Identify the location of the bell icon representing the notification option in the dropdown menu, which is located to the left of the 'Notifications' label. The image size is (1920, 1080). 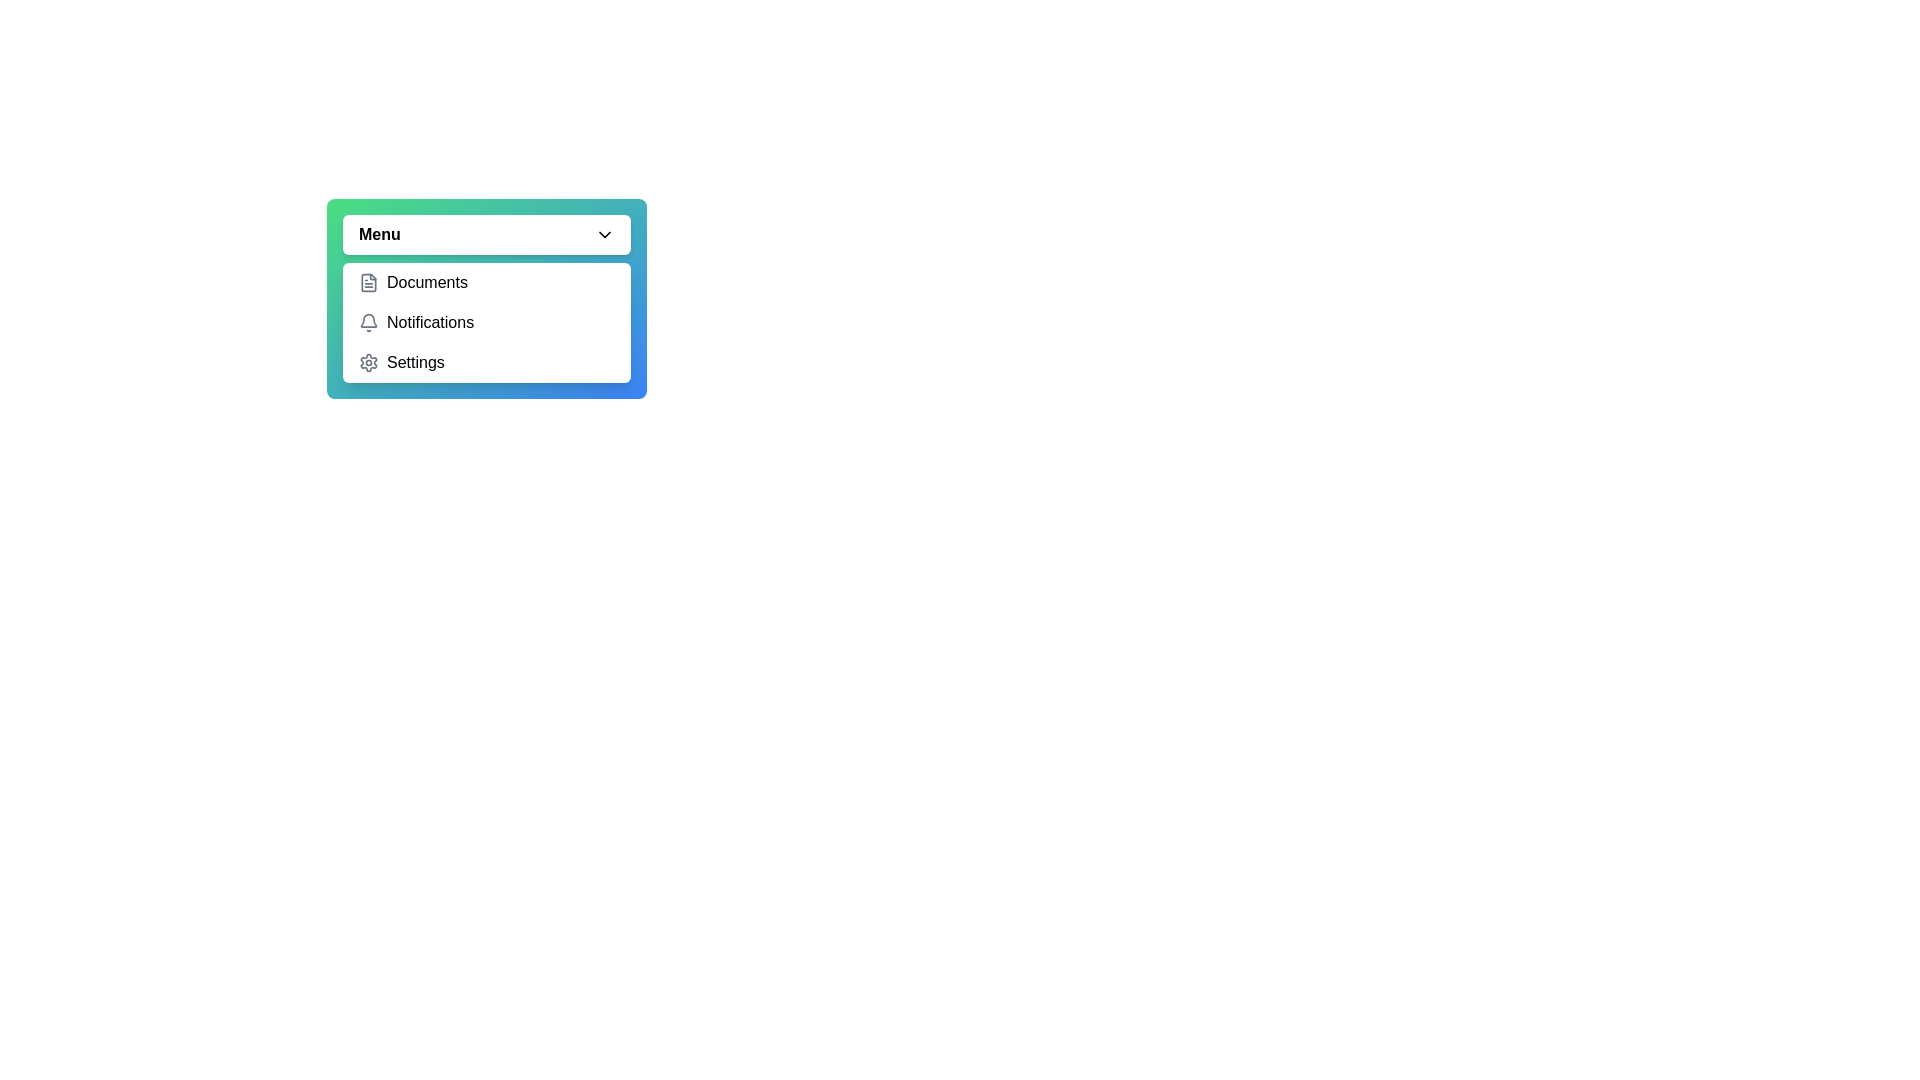
(369, 322).